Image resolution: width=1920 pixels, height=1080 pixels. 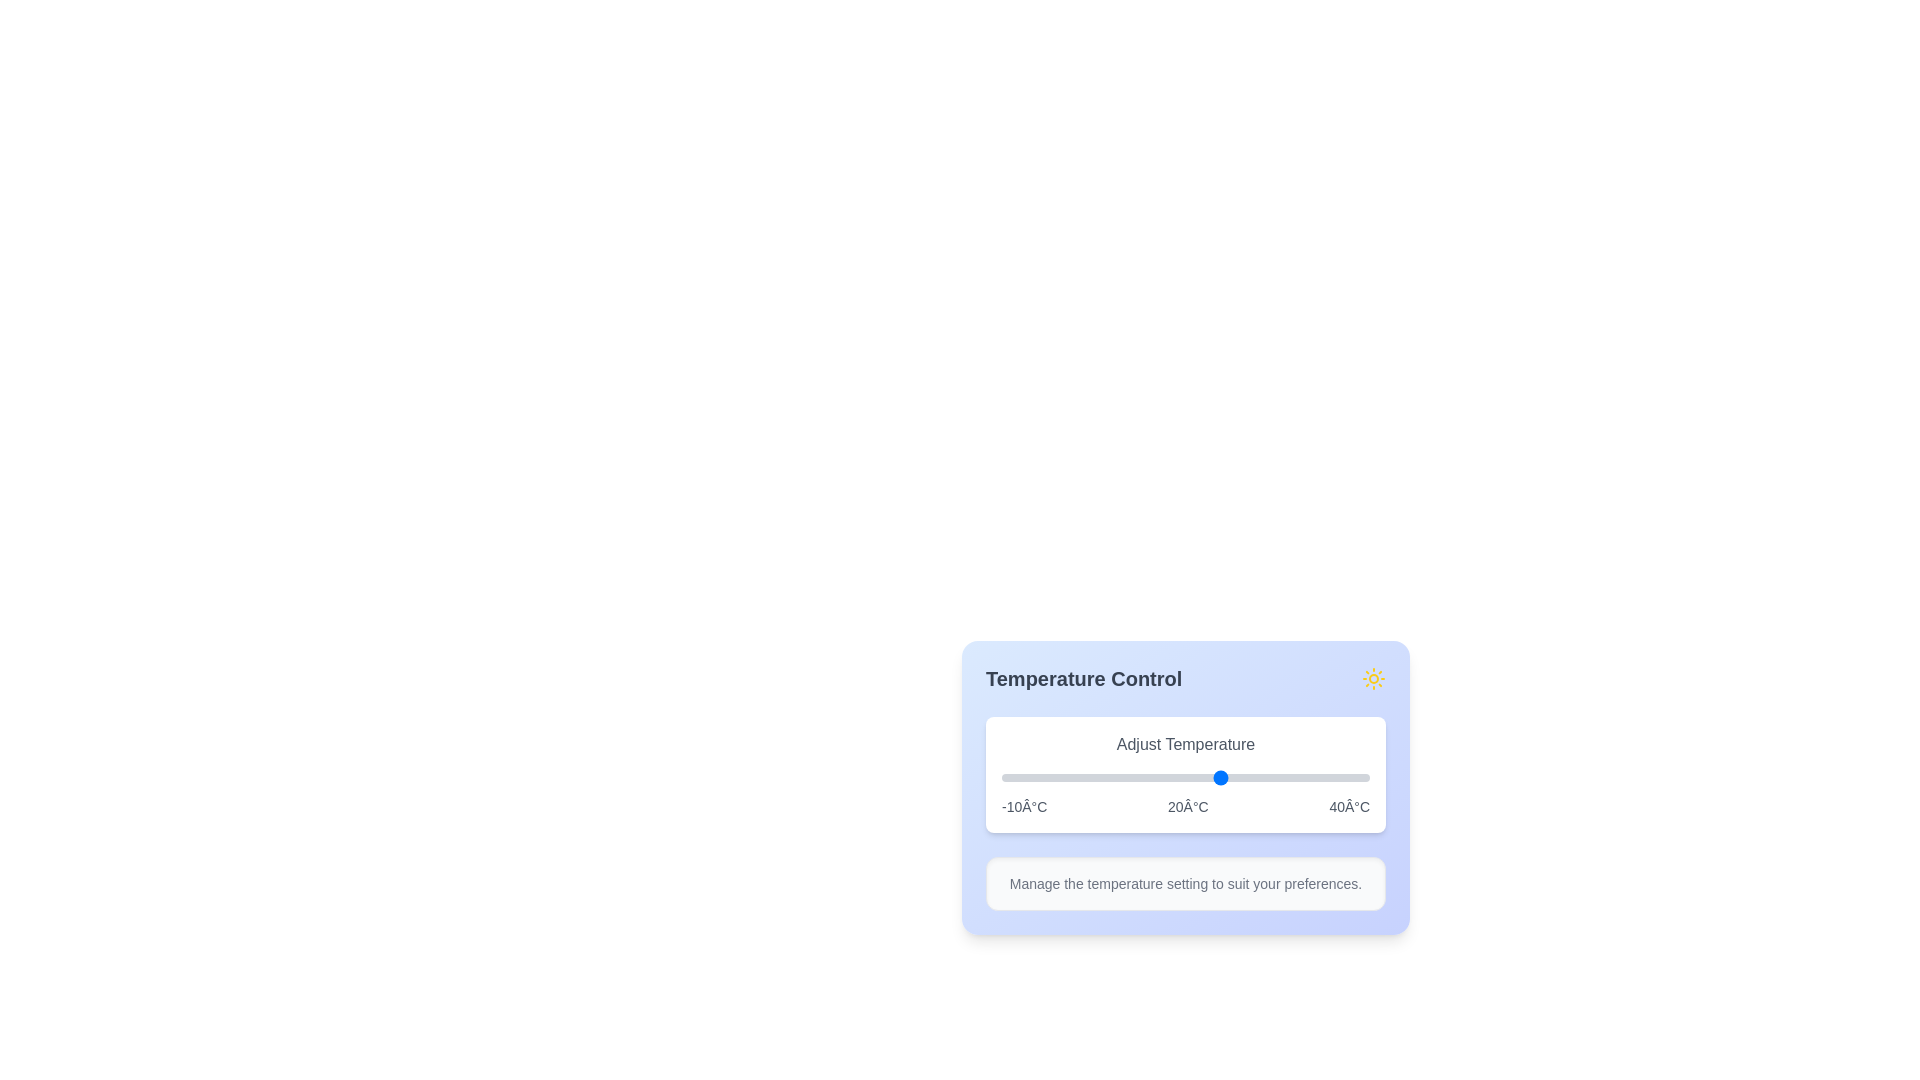 What do you see at coordinates (1031, 777) in the screenshot?
I see `the temperature slider to set the temperature to -6°C` at bounding box center [1031, 777].